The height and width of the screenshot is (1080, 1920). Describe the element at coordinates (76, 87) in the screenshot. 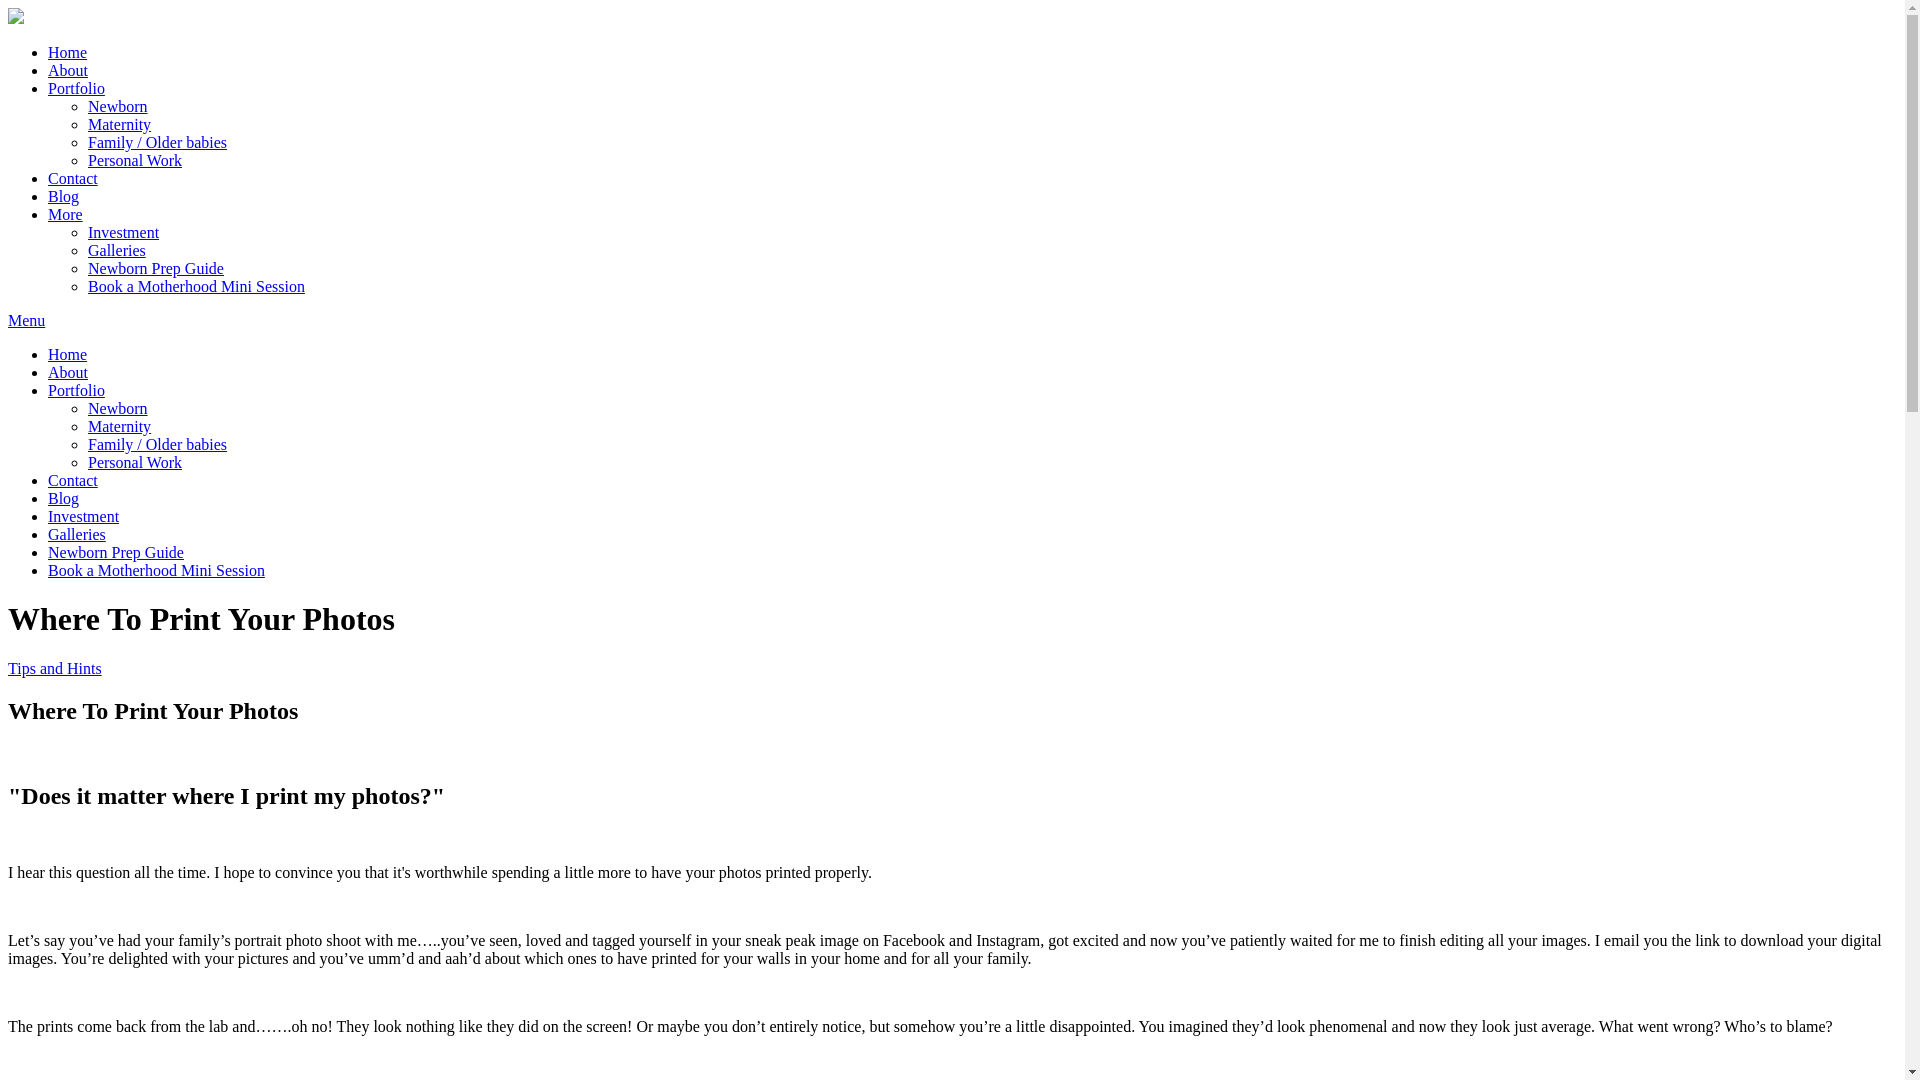

I see `'Portfolio'` at that location.